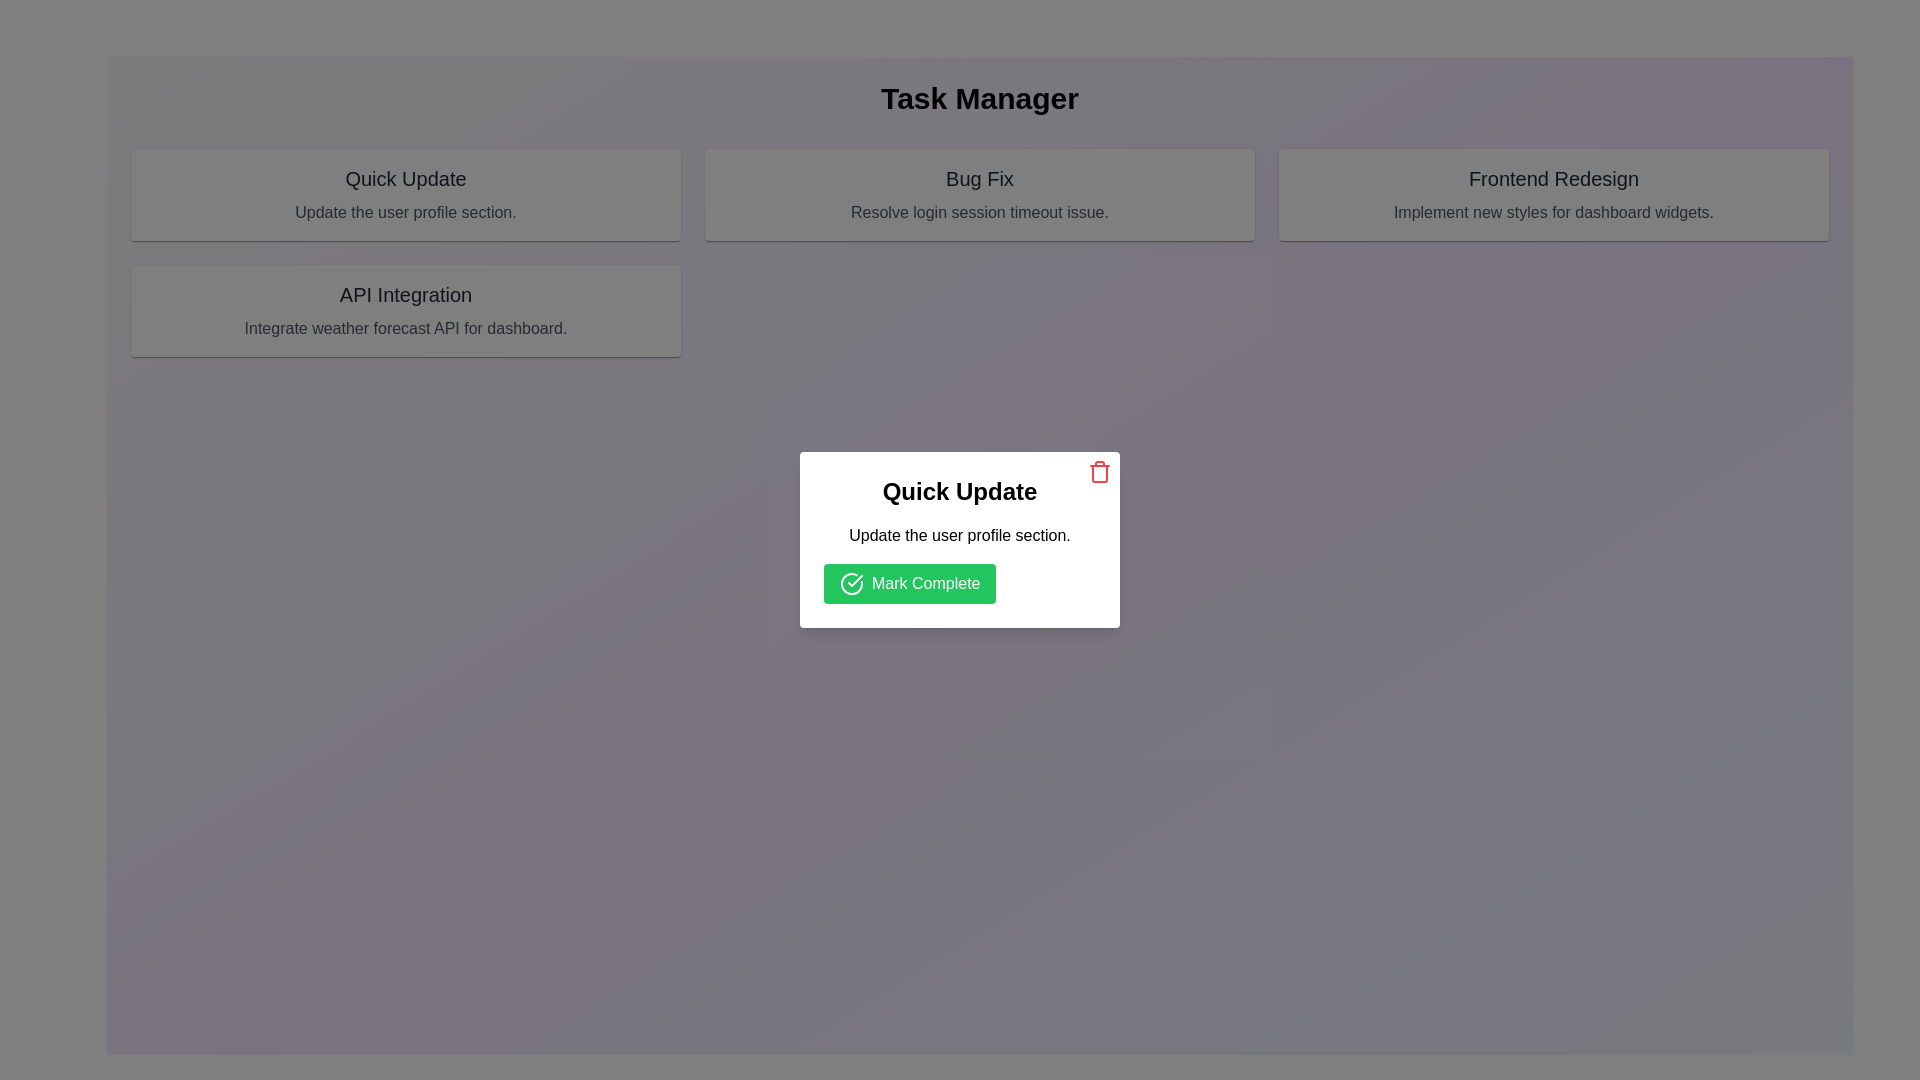  What do you see at coordinates (851, 583) in the screenshot?
I see `the 'Mark Complete' button which contains the icon to the left of the button text` at bounding box center [851, 583].